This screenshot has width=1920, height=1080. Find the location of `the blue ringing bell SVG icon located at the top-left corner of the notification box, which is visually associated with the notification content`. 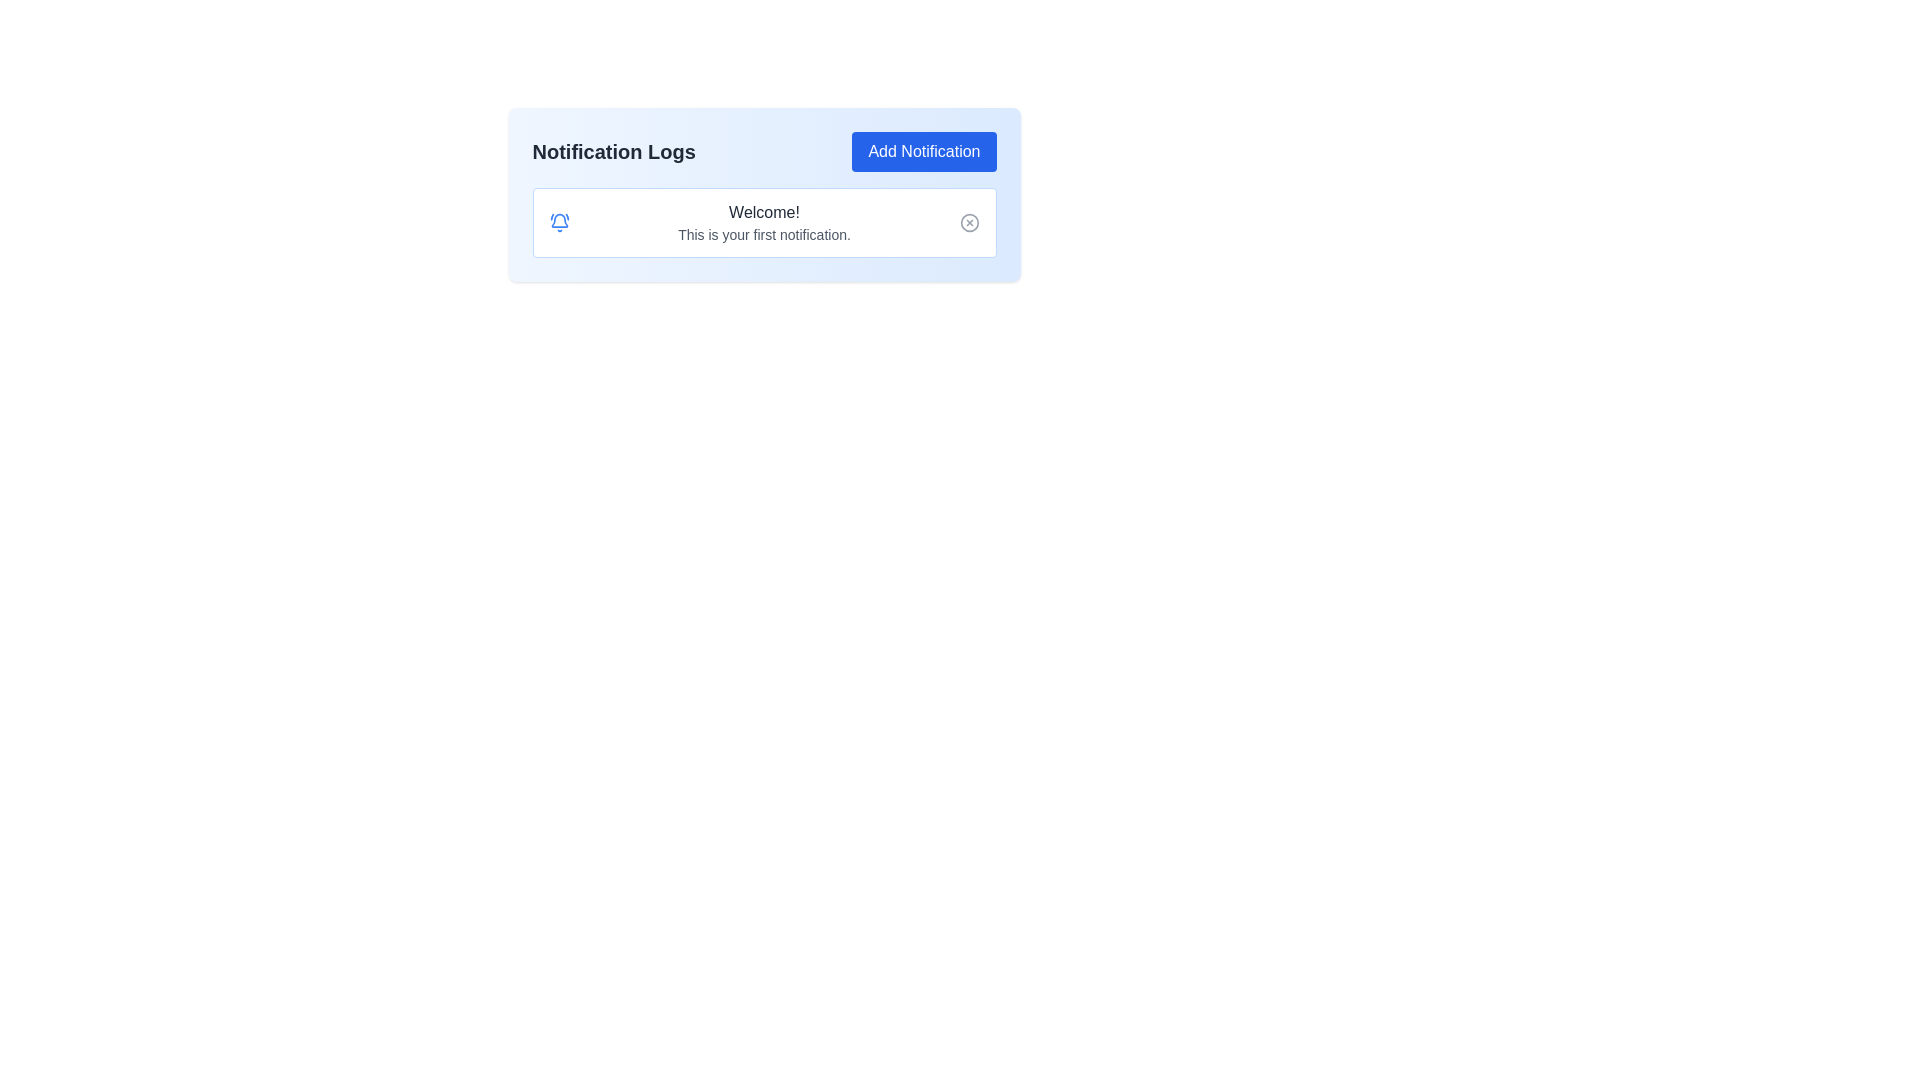

the blue ringing bell SVG icon located at the top-left corner of the notification box, which is visually associated with the notification content is located at coordinates (559, 223).